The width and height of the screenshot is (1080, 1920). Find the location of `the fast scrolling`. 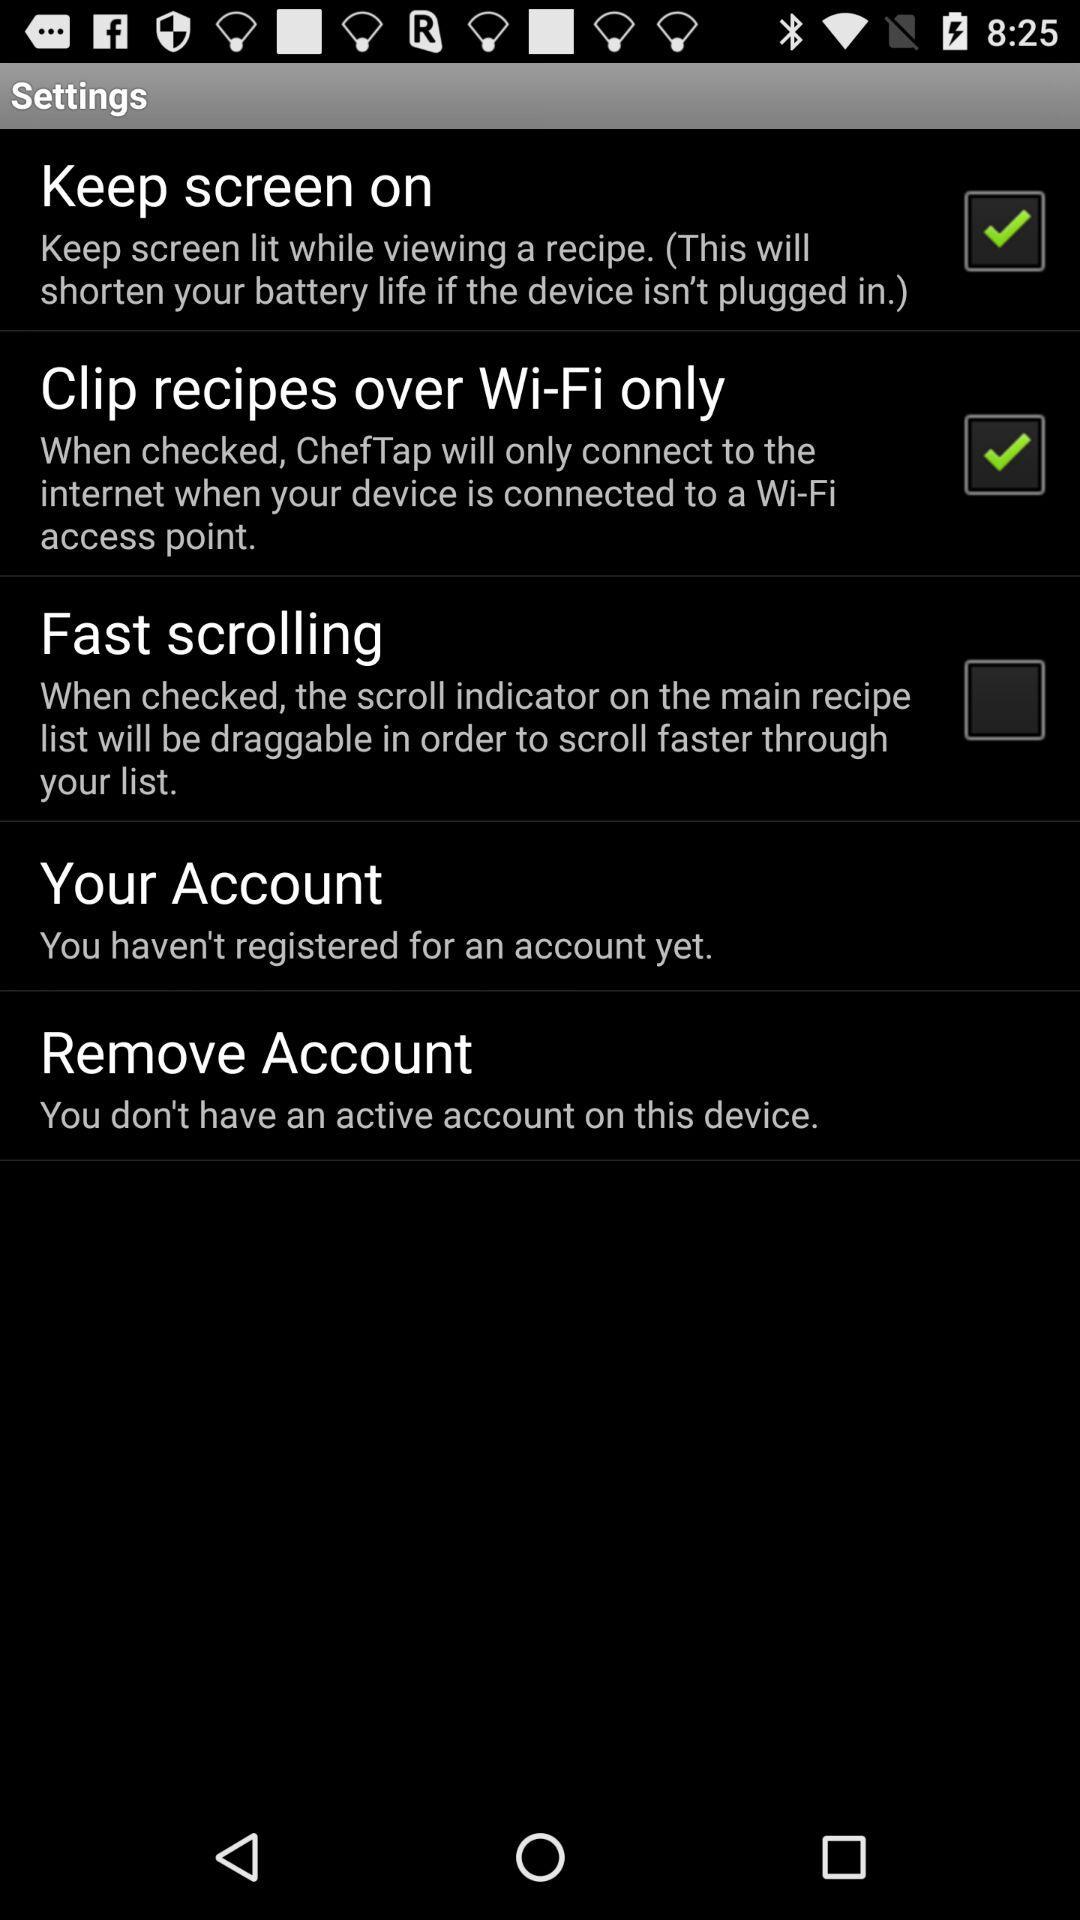

the fast scrolling is located at coordinates (211, 630).